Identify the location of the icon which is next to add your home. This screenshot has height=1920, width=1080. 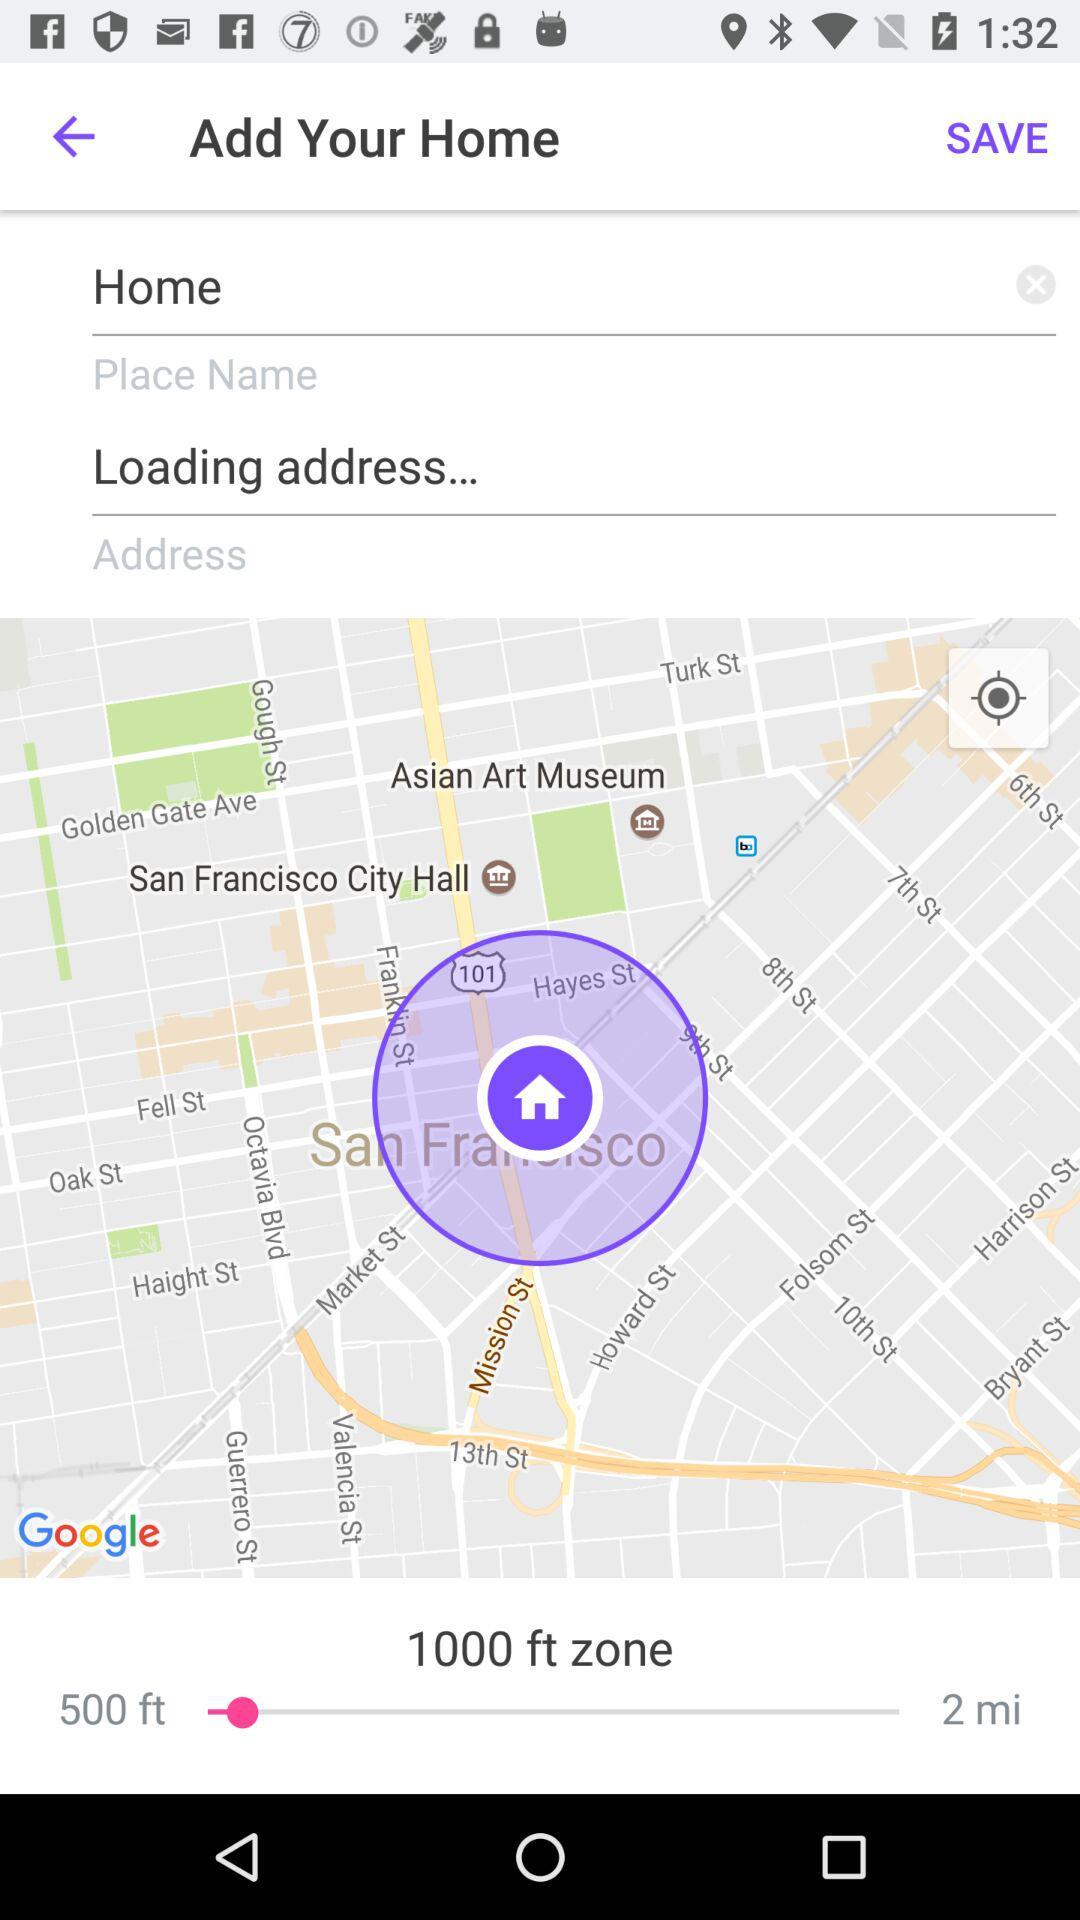
(996, 136).